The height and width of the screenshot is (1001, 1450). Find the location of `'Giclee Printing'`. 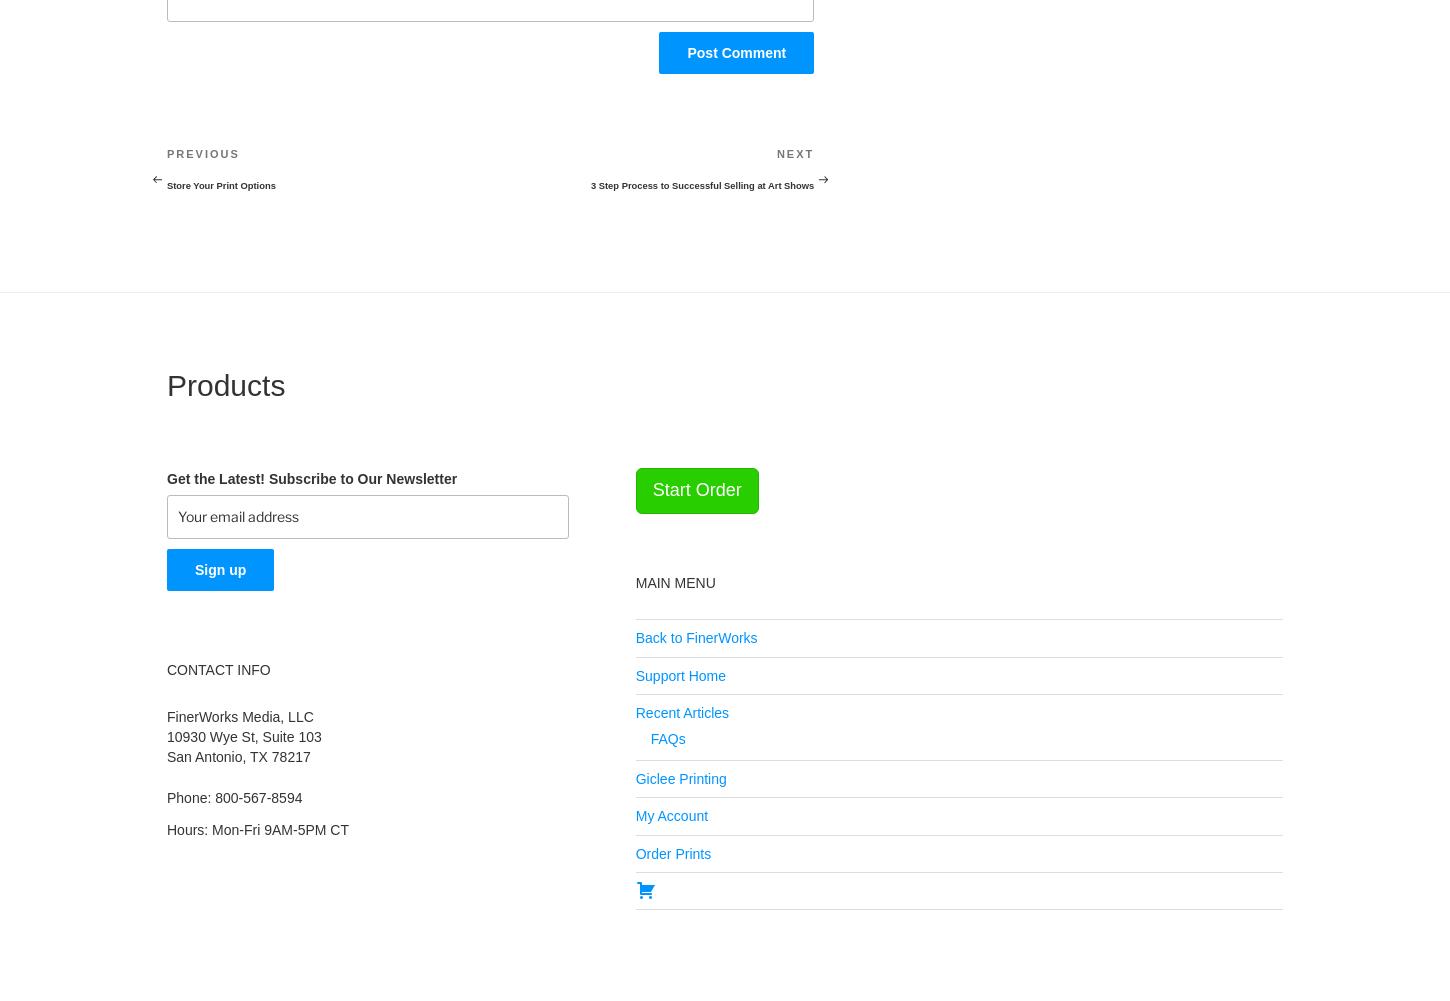

'Giclee Printing' is located at coordinates (679, 777).